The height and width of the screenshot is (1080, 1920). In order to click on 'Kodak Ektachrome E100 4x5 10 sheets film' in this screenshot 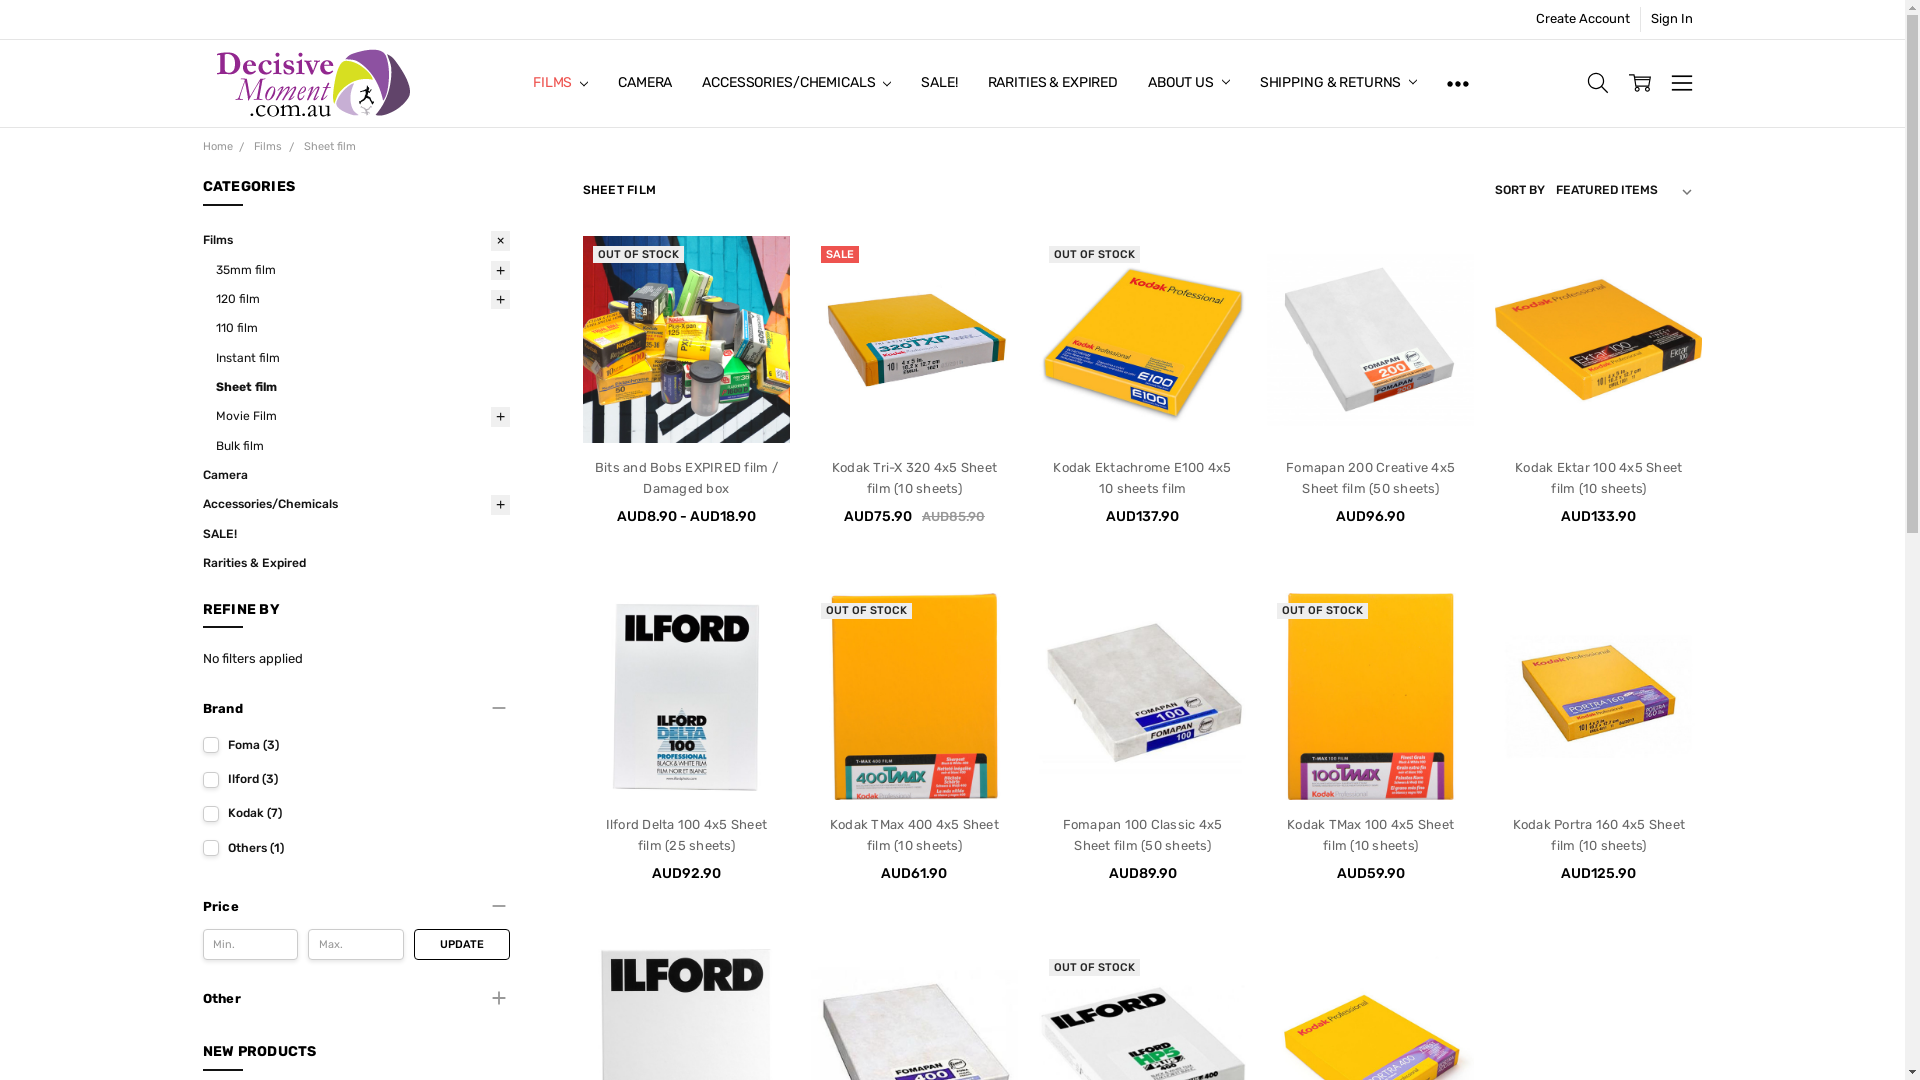, I will do `click(1142, 338)`.